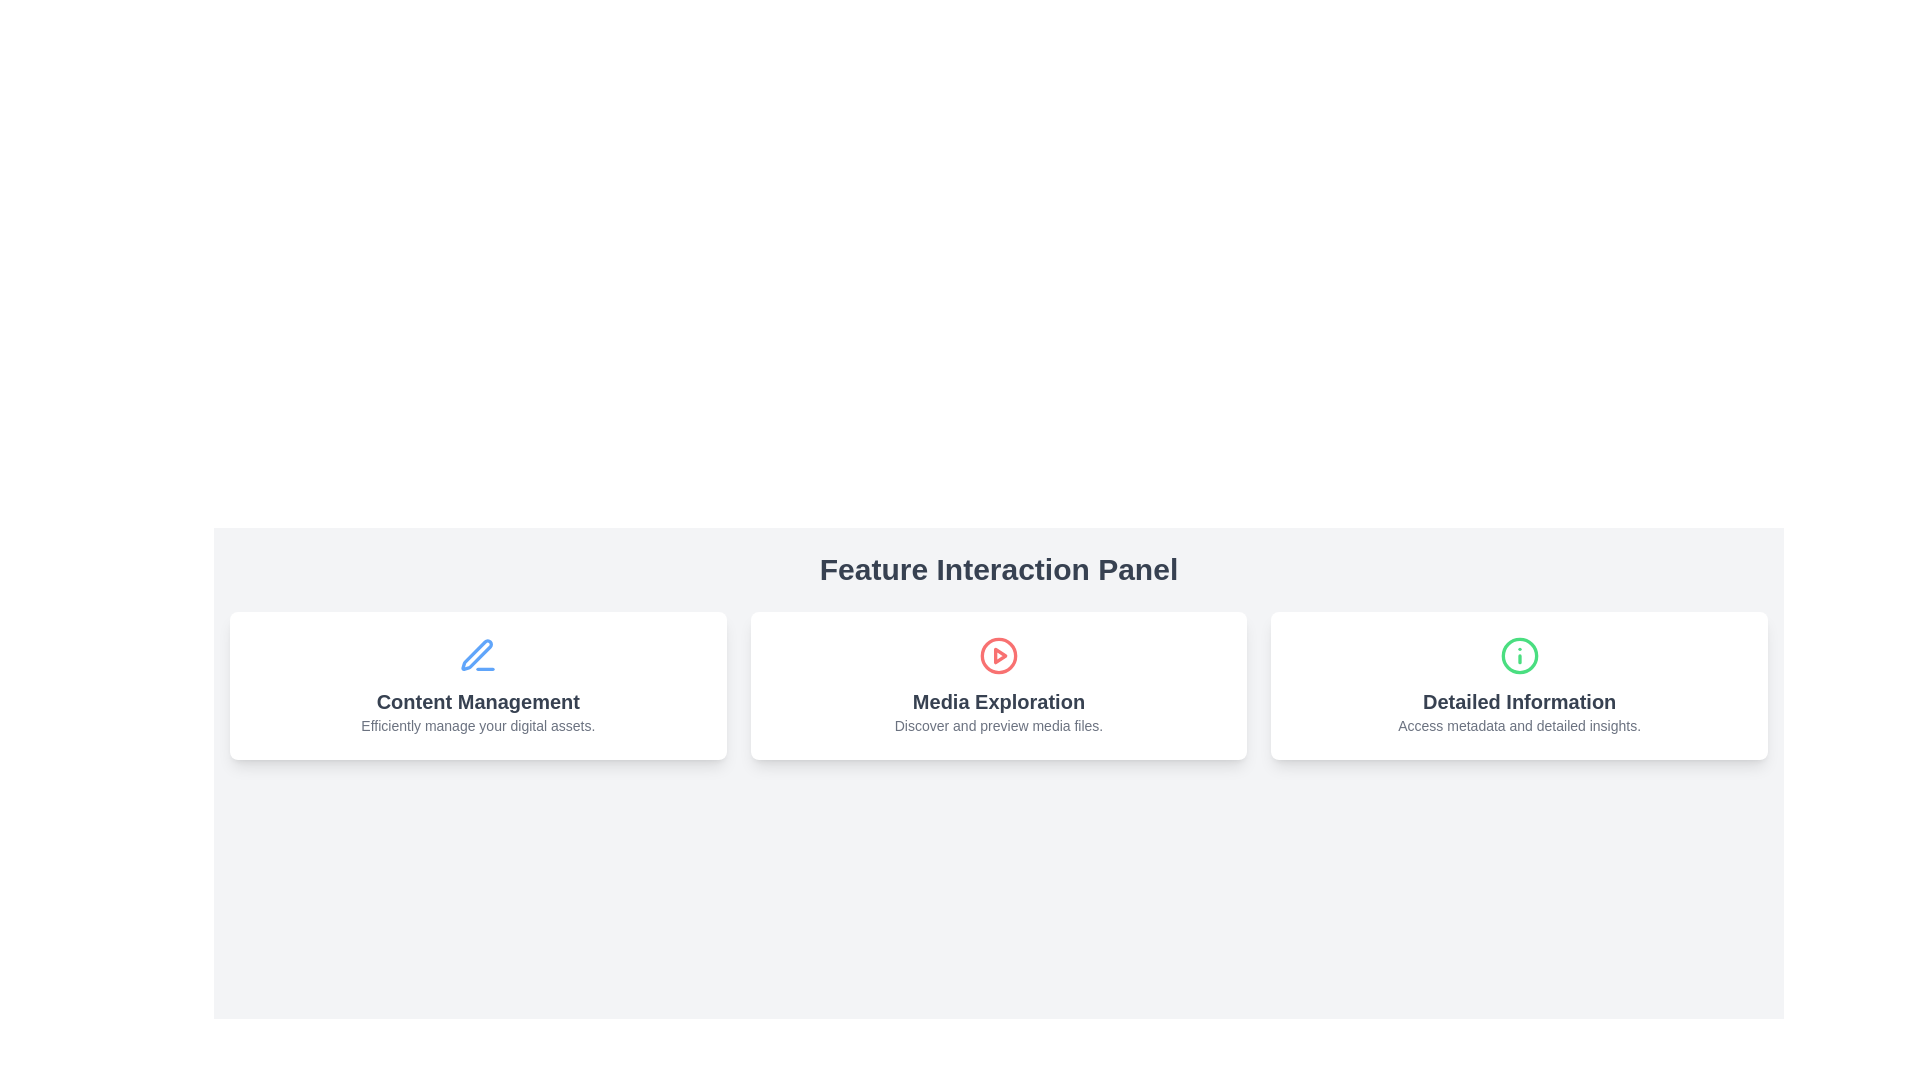 The width and height of the screenshot is (1920, 1080). What do you see at coordinates (998, 655) in the screenshot?
I see `the visual marker icon located at the top-center of the 'Media Exploration' card, which is positioned above the title and subtitle` at bounding box center [998, 655].